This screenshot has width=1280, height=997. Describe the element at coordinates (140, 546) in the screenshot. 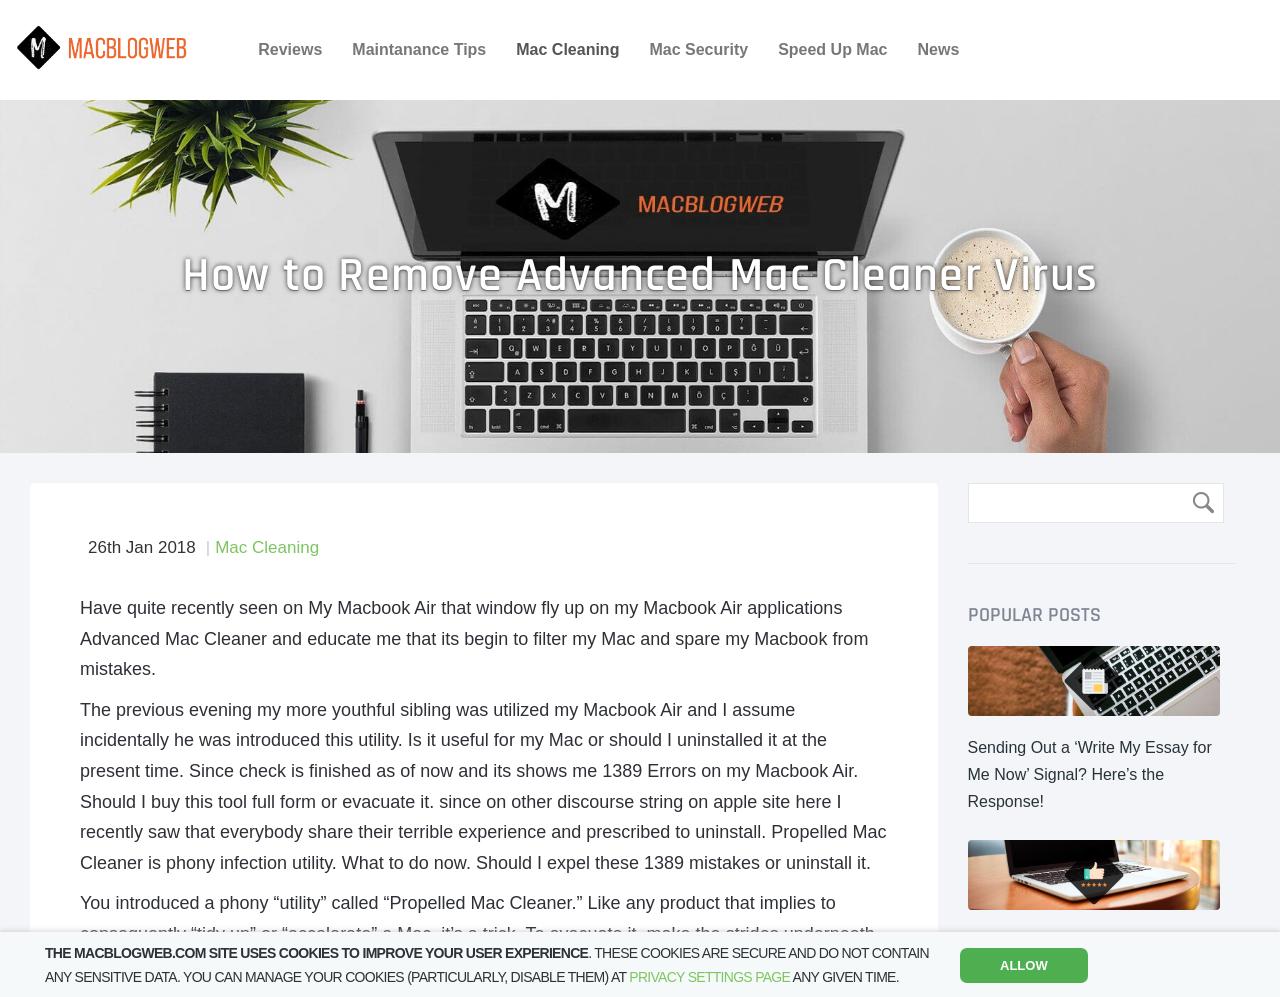

I see `'26th Jan 2018'` at that location.